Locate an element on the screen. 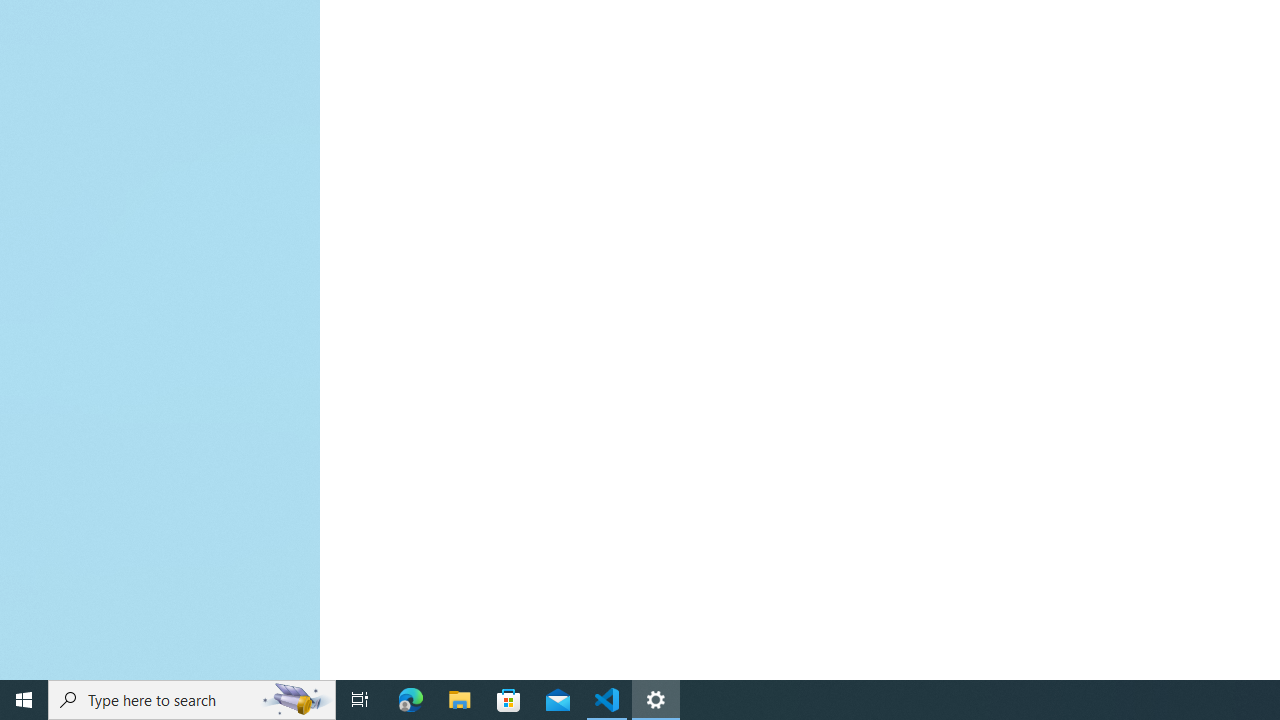 The width and height of the screenshot is (1280, 720). 'Settings - 1 running window' is located at coordinates (656, 698).